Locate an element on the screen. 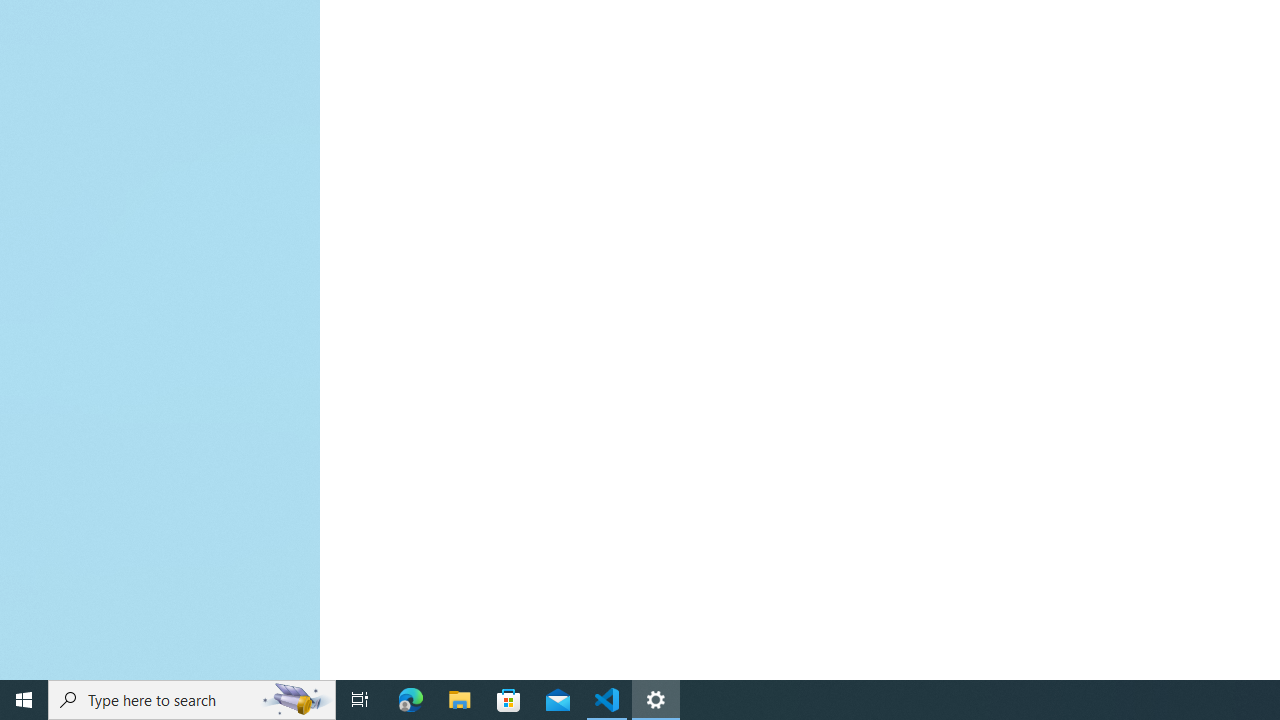 The width and height of the screenshot is (1280, 720). 'Settings - 1 running window' is located at coordinates (656, 698).